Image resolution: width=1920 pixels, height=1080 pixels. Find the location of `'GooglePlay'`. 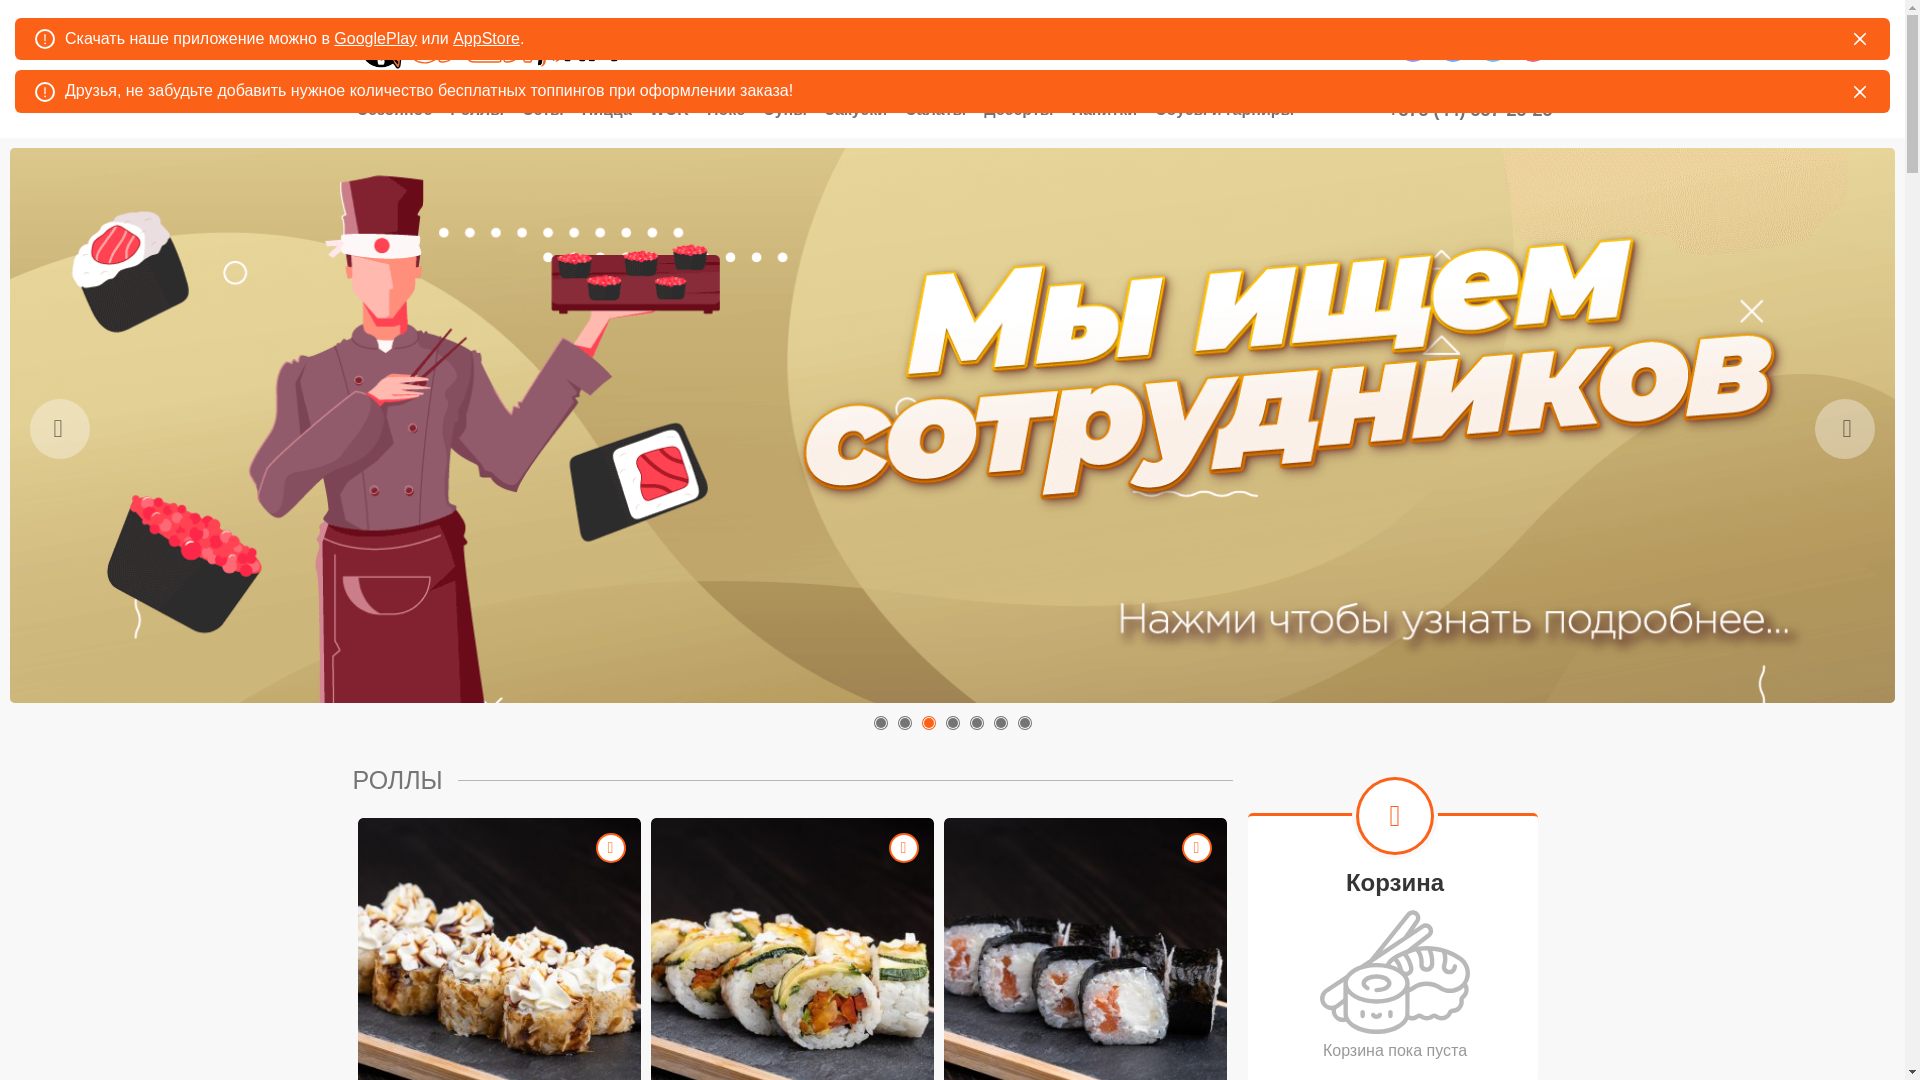

'GooglePlay' is located at coordinates (375, 38).